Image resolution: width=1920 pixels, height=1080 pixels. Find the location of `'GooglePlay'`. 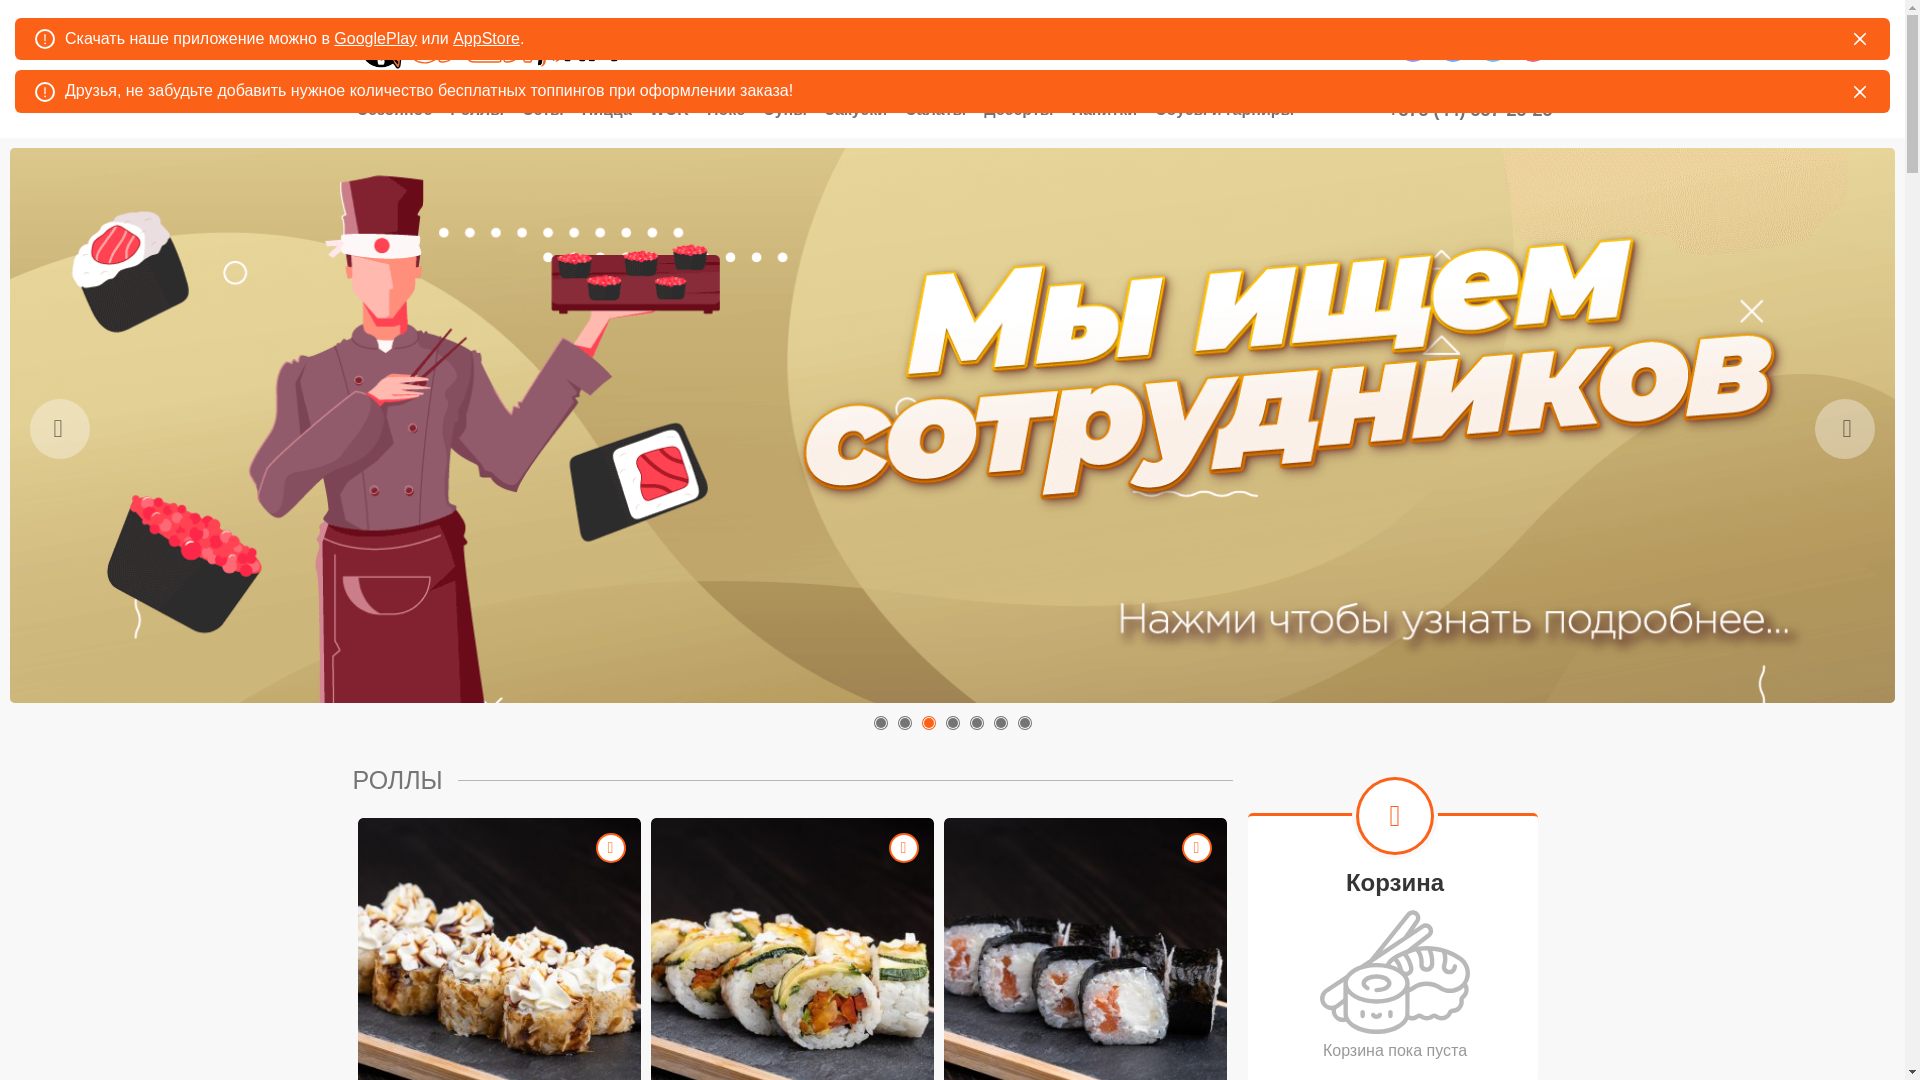

'GooglePlay' is located at coordinates (375, 38).